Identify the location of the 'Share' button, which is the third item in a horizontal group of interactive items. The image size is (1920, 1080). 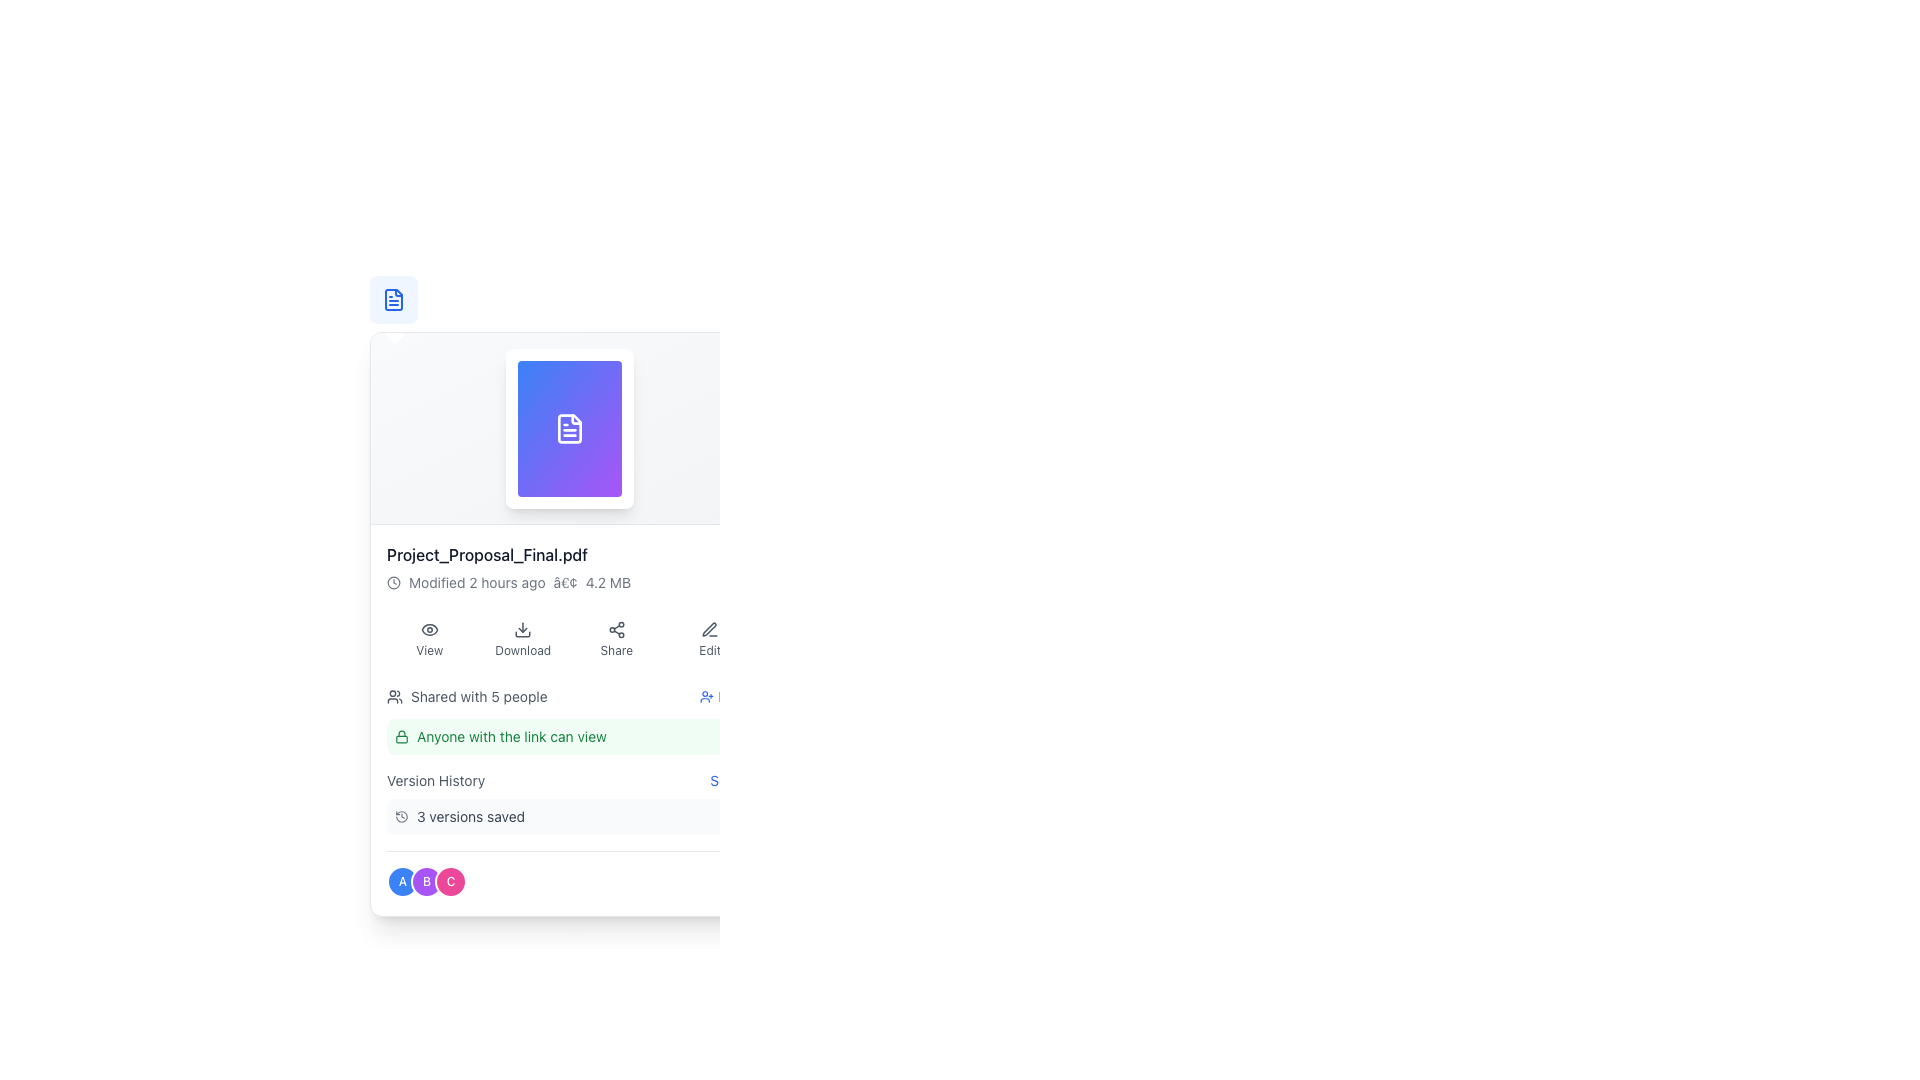
(569, 640).